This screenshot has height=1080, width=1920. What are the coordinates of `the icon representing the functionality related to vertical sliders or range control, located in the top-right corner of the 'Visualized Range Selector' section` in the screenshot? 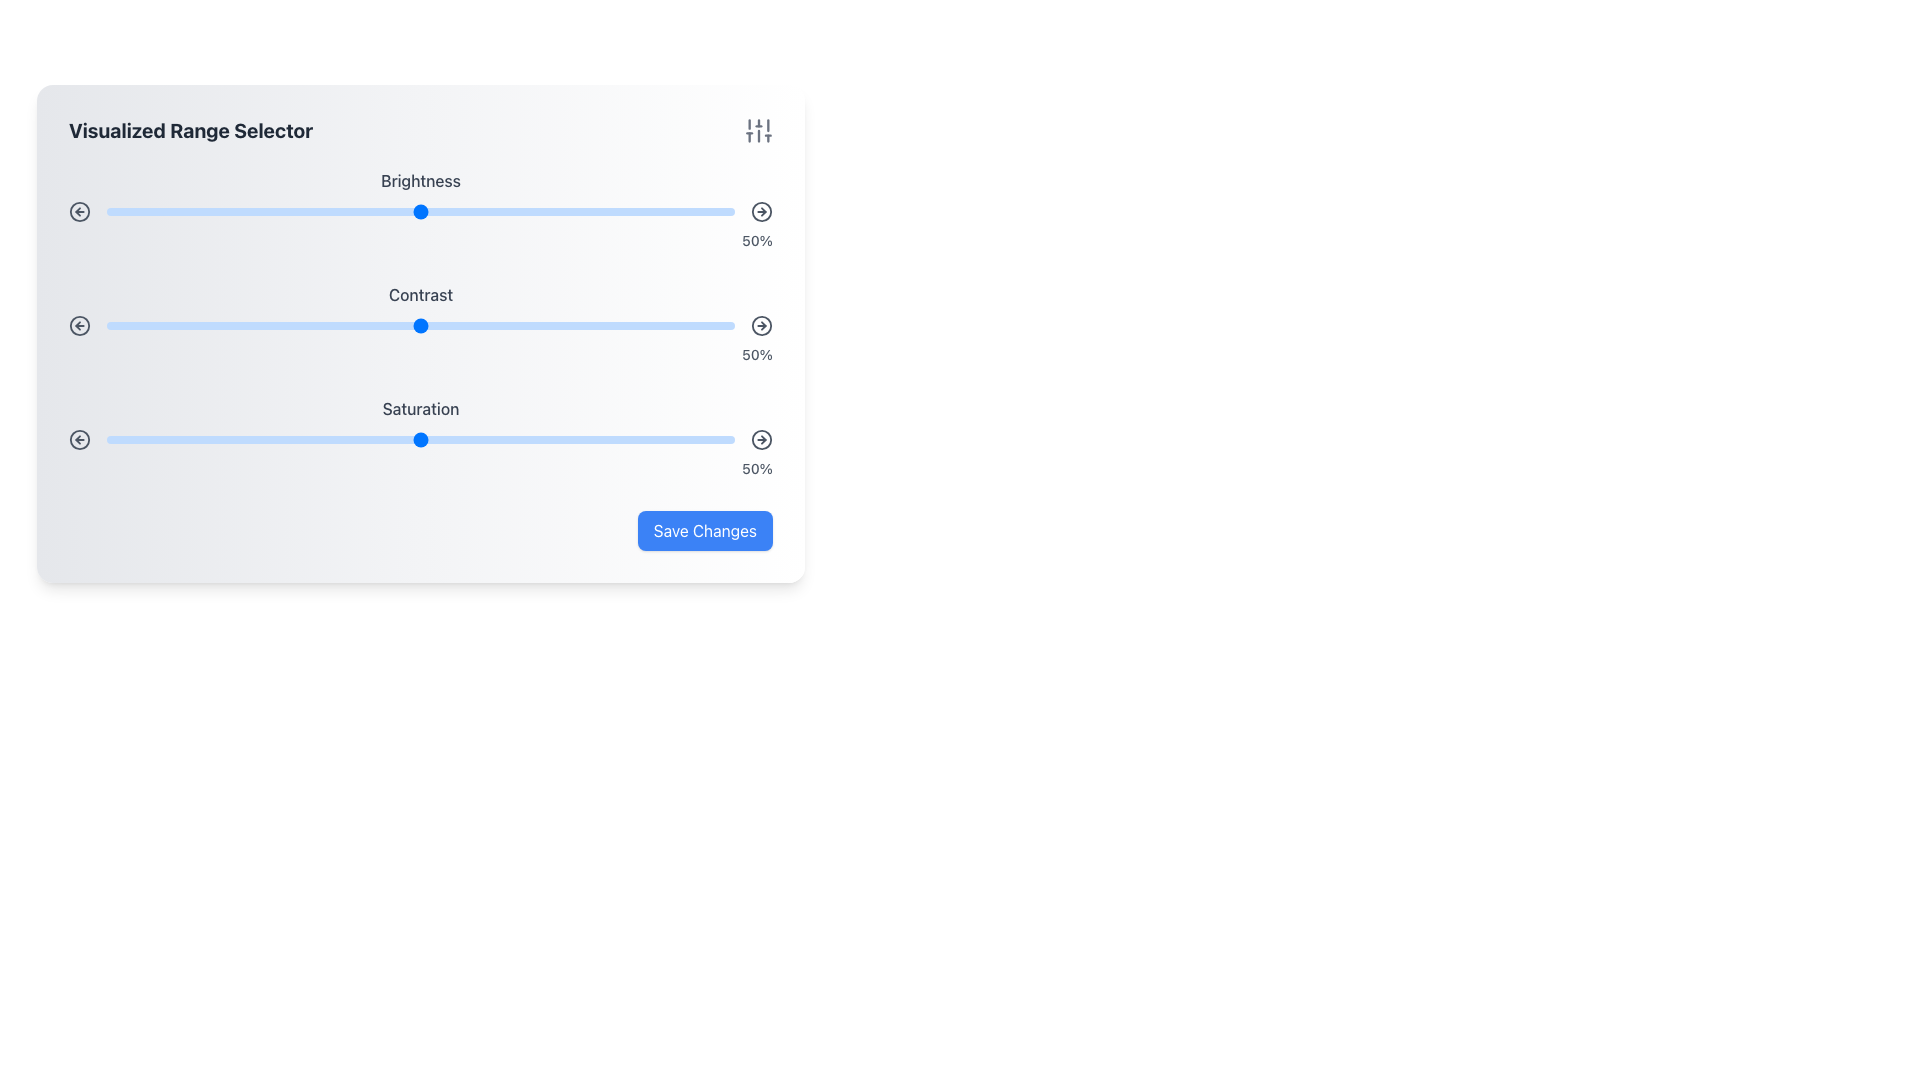 It's located at (757, 131).